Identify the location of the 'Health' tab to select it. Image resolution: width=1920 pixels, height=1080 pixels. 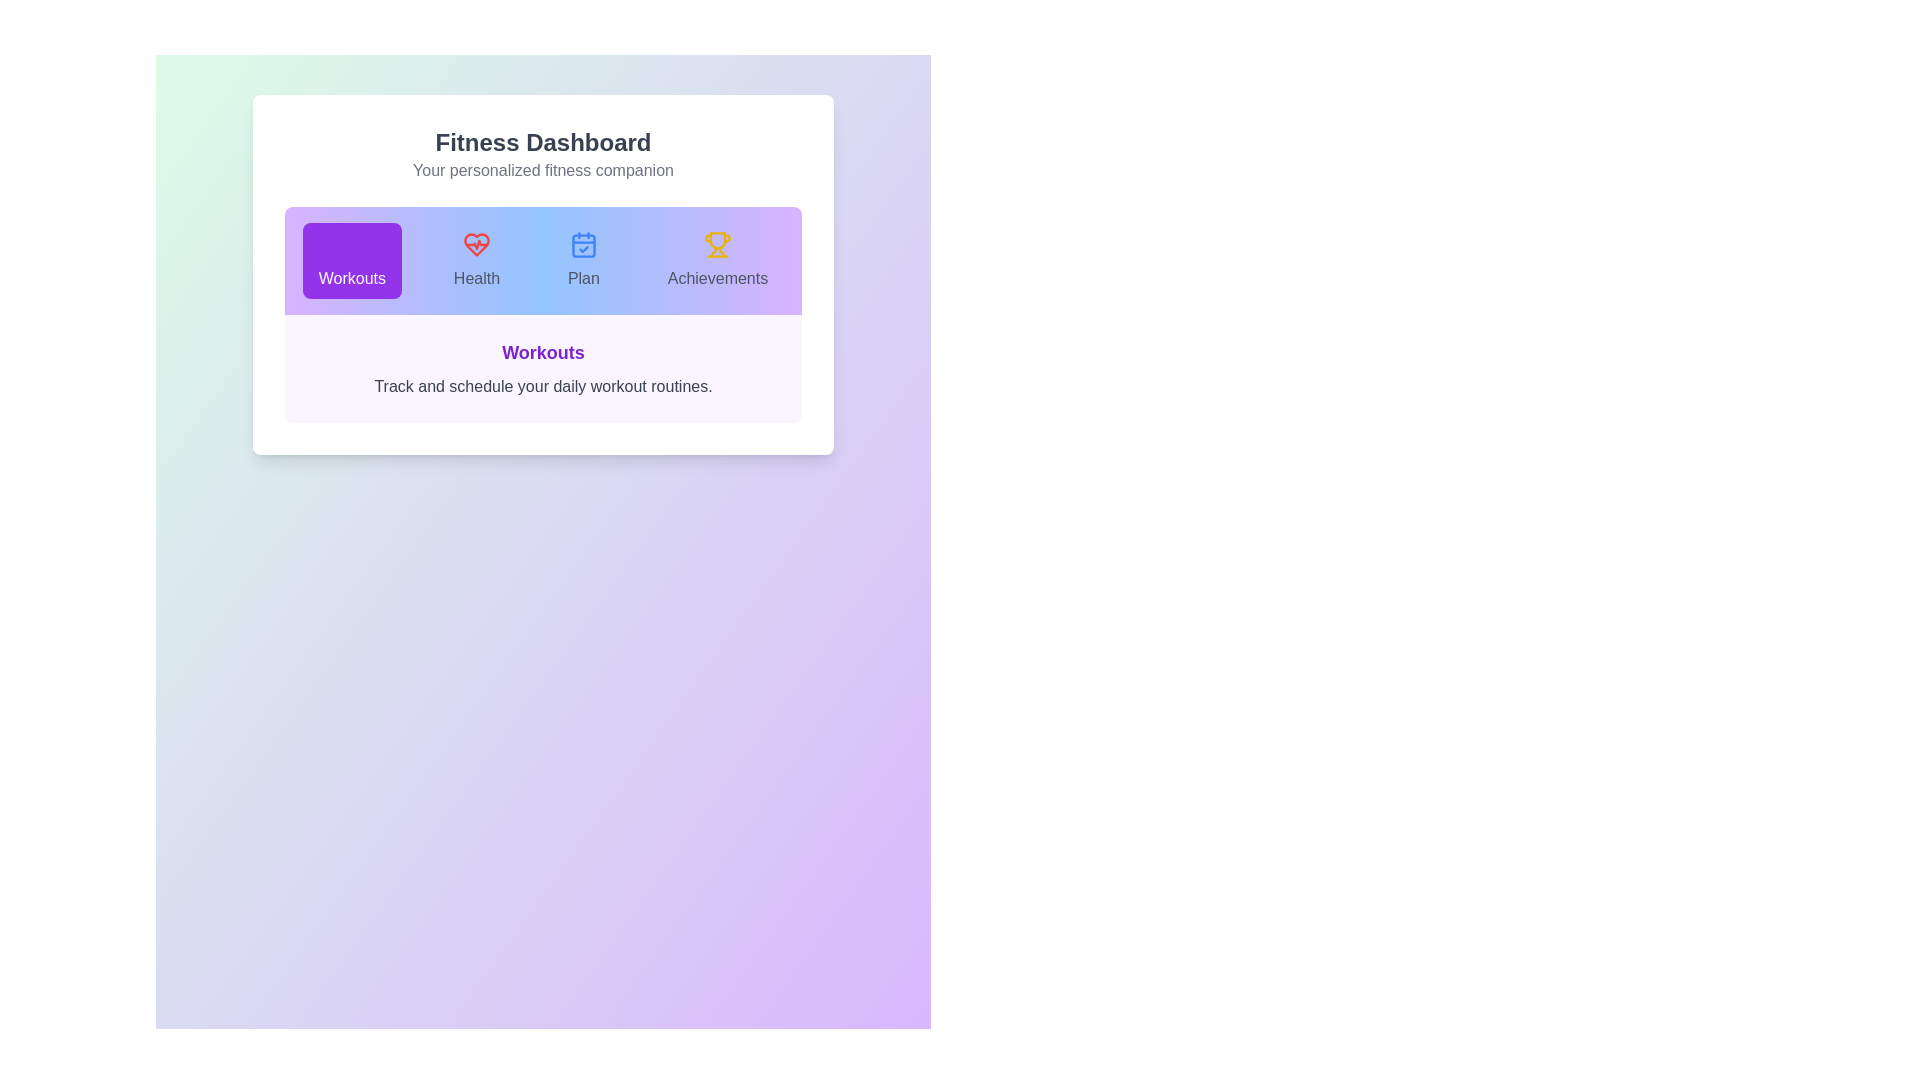
(475, 260).